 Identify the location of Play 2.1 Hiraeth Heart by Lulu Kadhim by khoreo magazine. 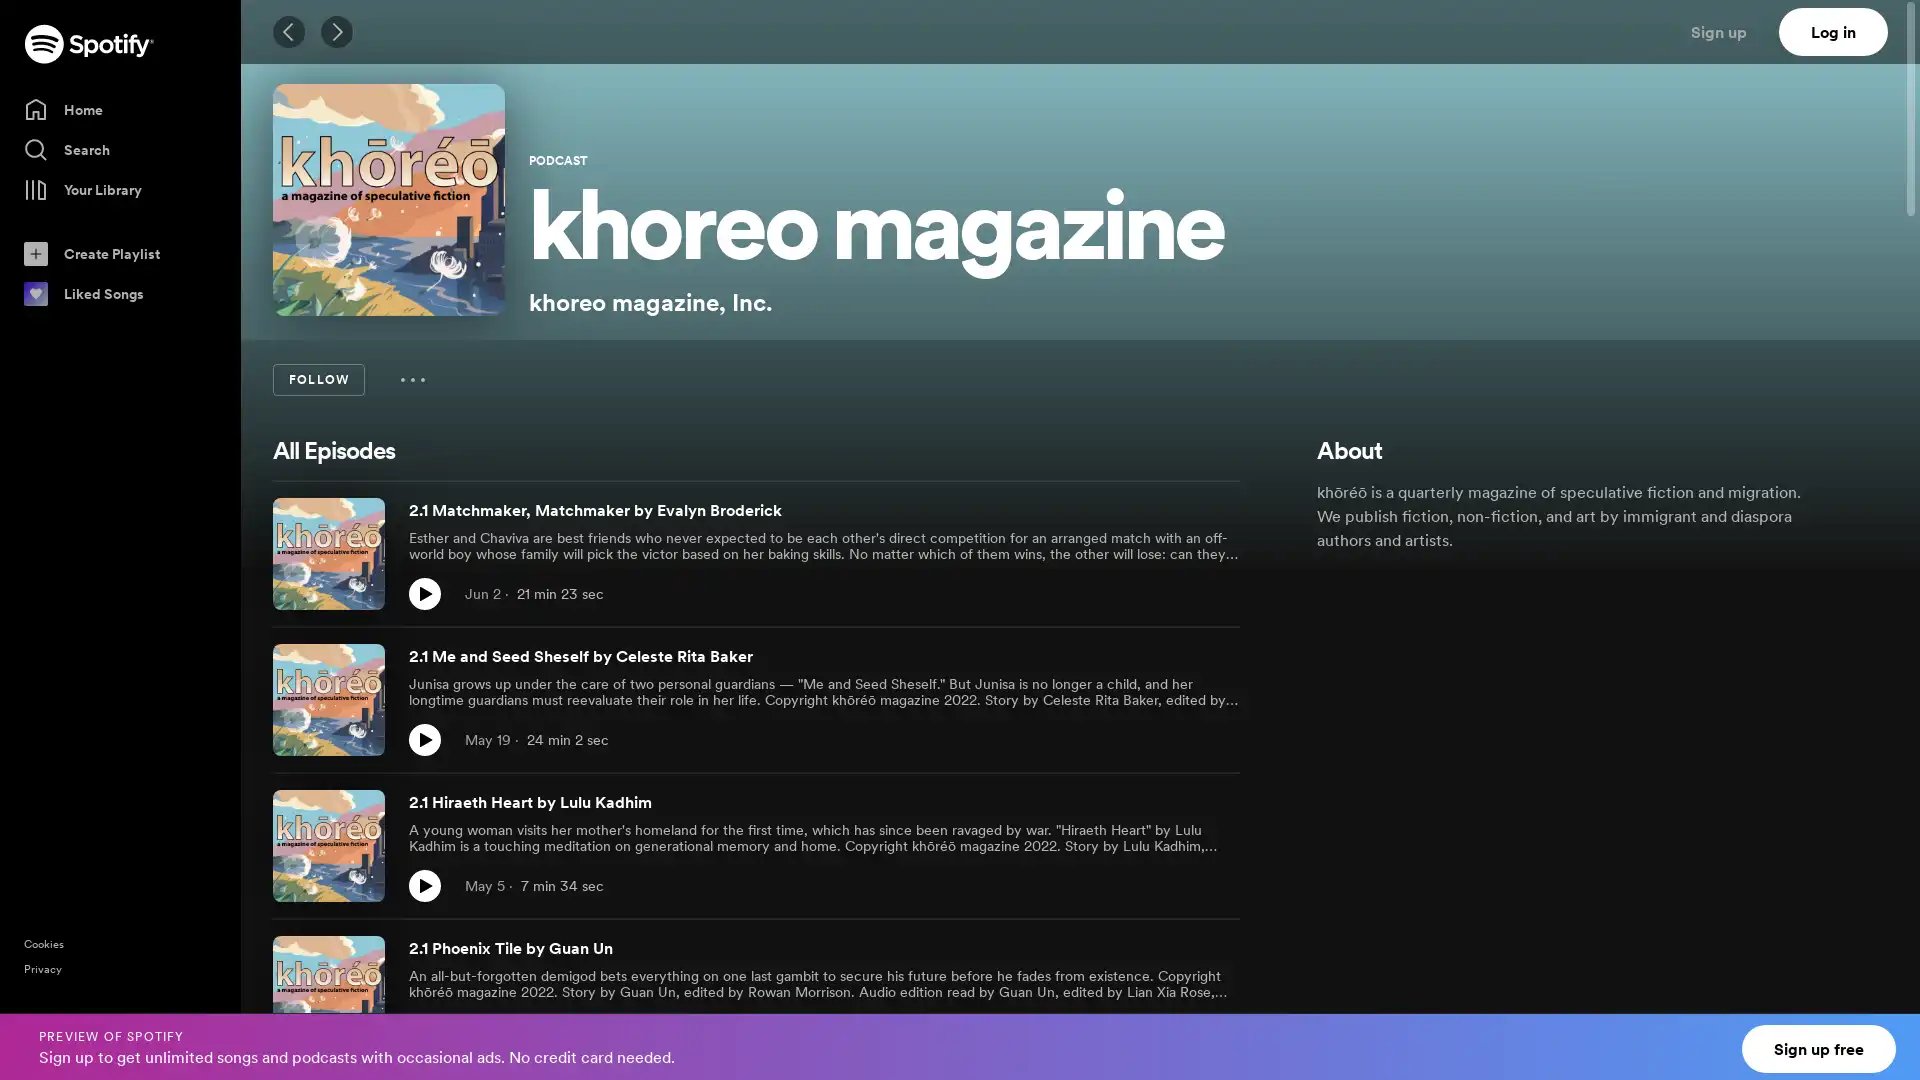
(424, 885).